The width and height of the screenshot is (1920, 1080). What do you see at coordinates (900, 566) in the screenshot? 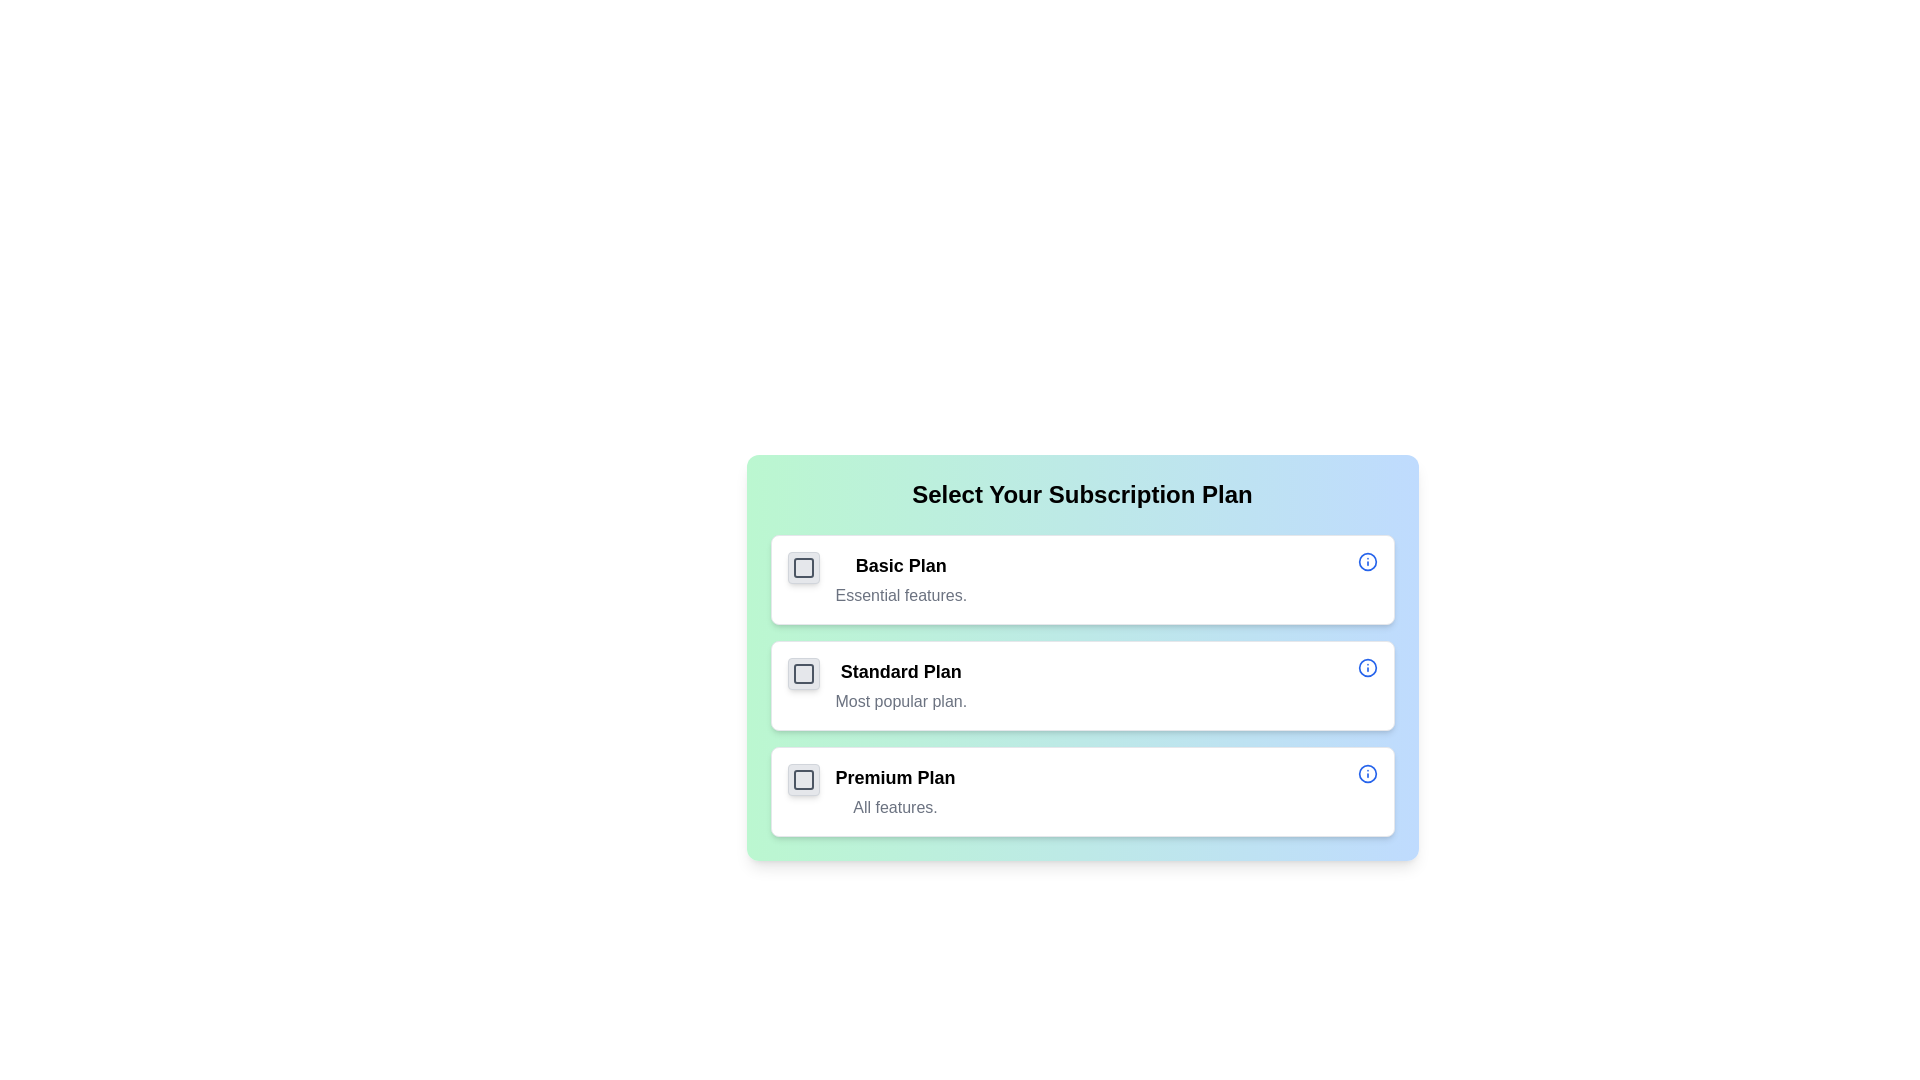
I see `the 'Basic Plan' title text label, which is positioned above the 'Essential features.' text in the first subscription card and aligned with a checkbox to its left` at bounding box center [900, 566].